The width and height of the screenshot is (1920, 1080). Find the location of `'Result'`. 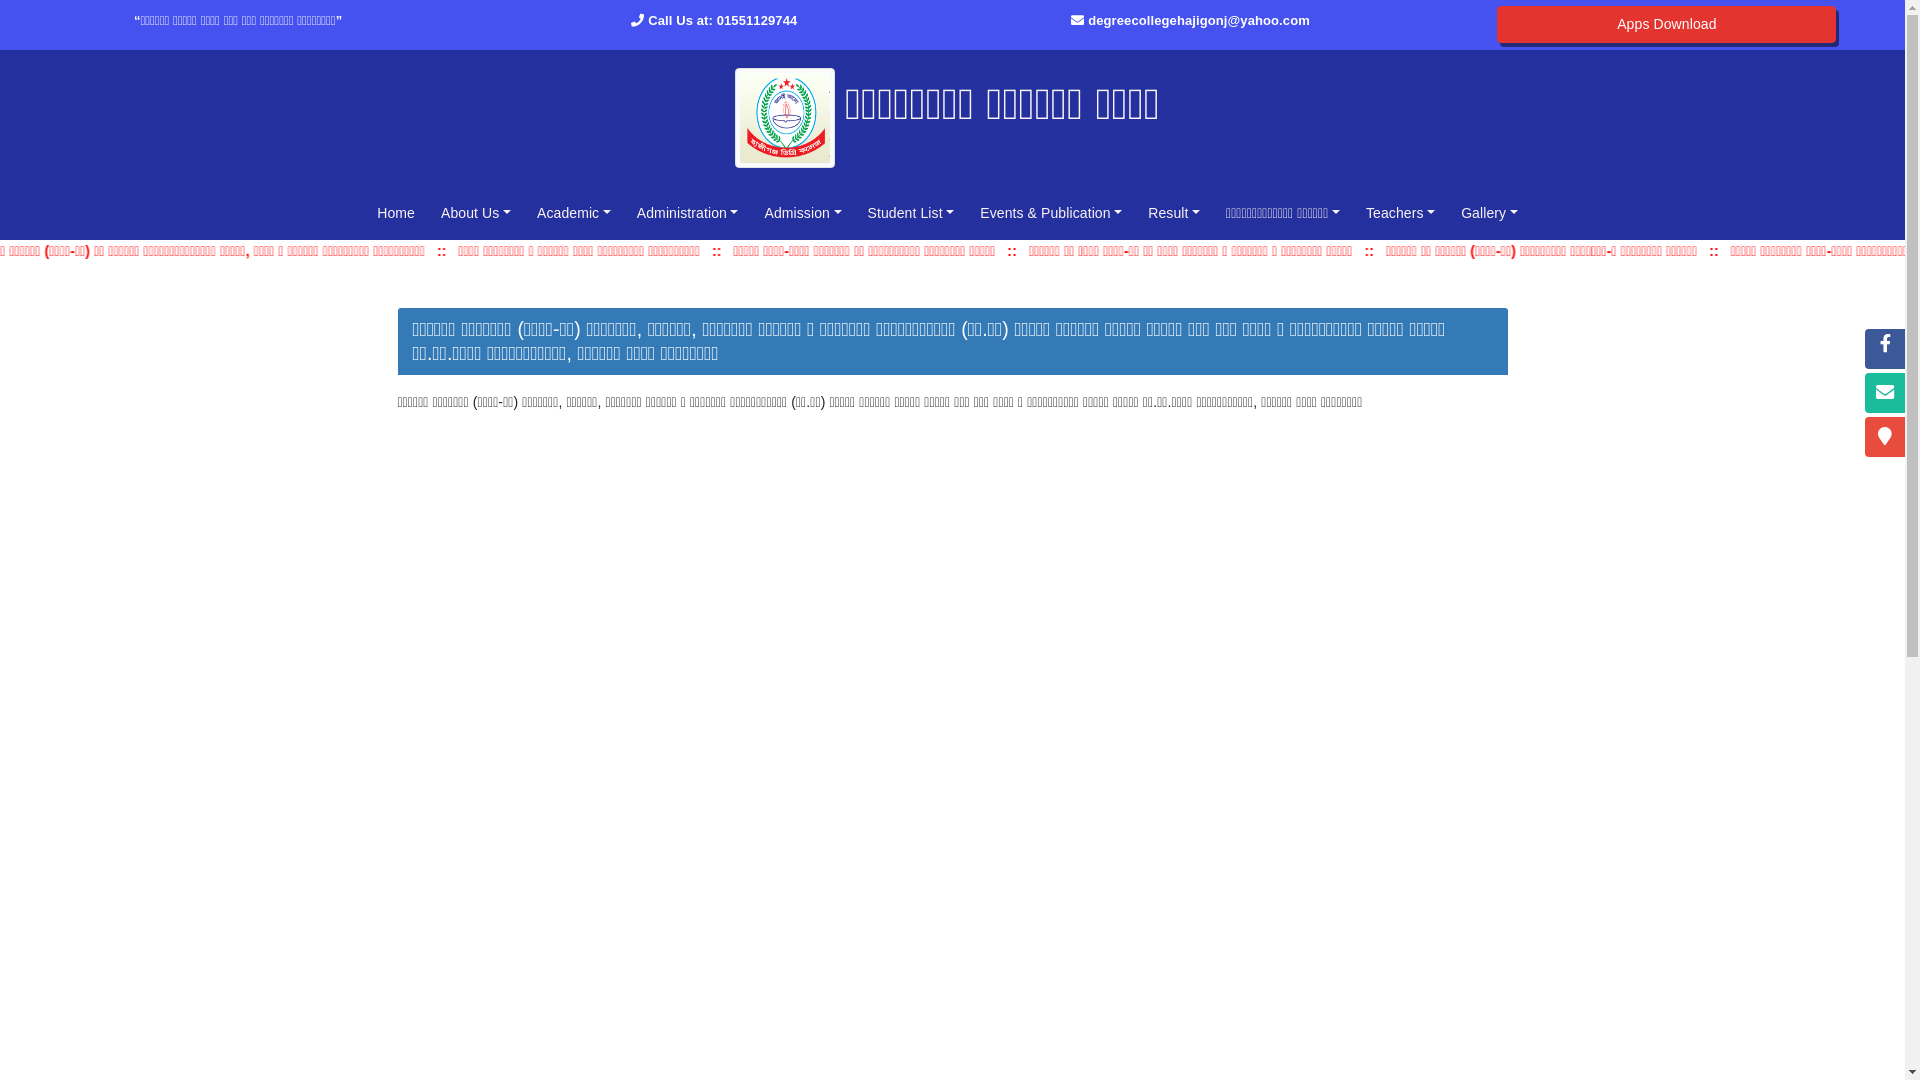

'Result' is located at coordinates (1174, 212).